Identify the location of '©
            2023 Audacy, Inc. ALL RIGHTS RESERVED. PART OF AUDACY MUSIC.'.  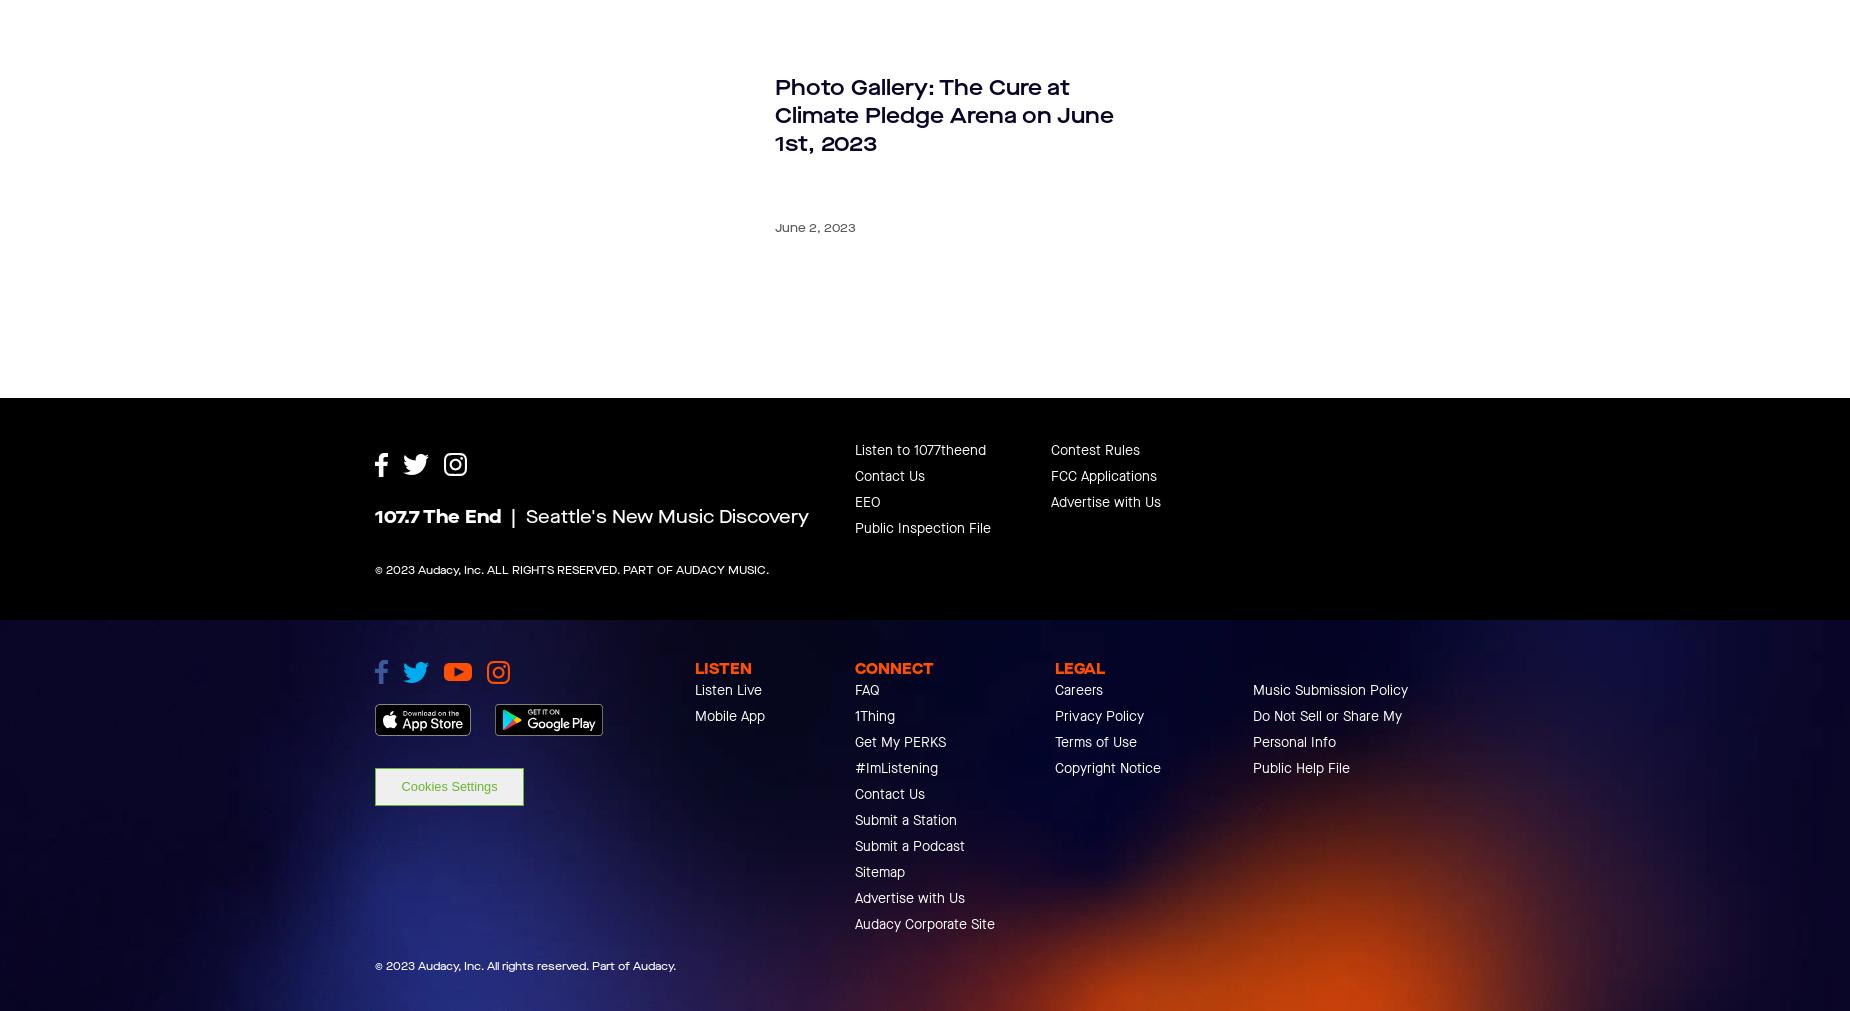
(572, 660).